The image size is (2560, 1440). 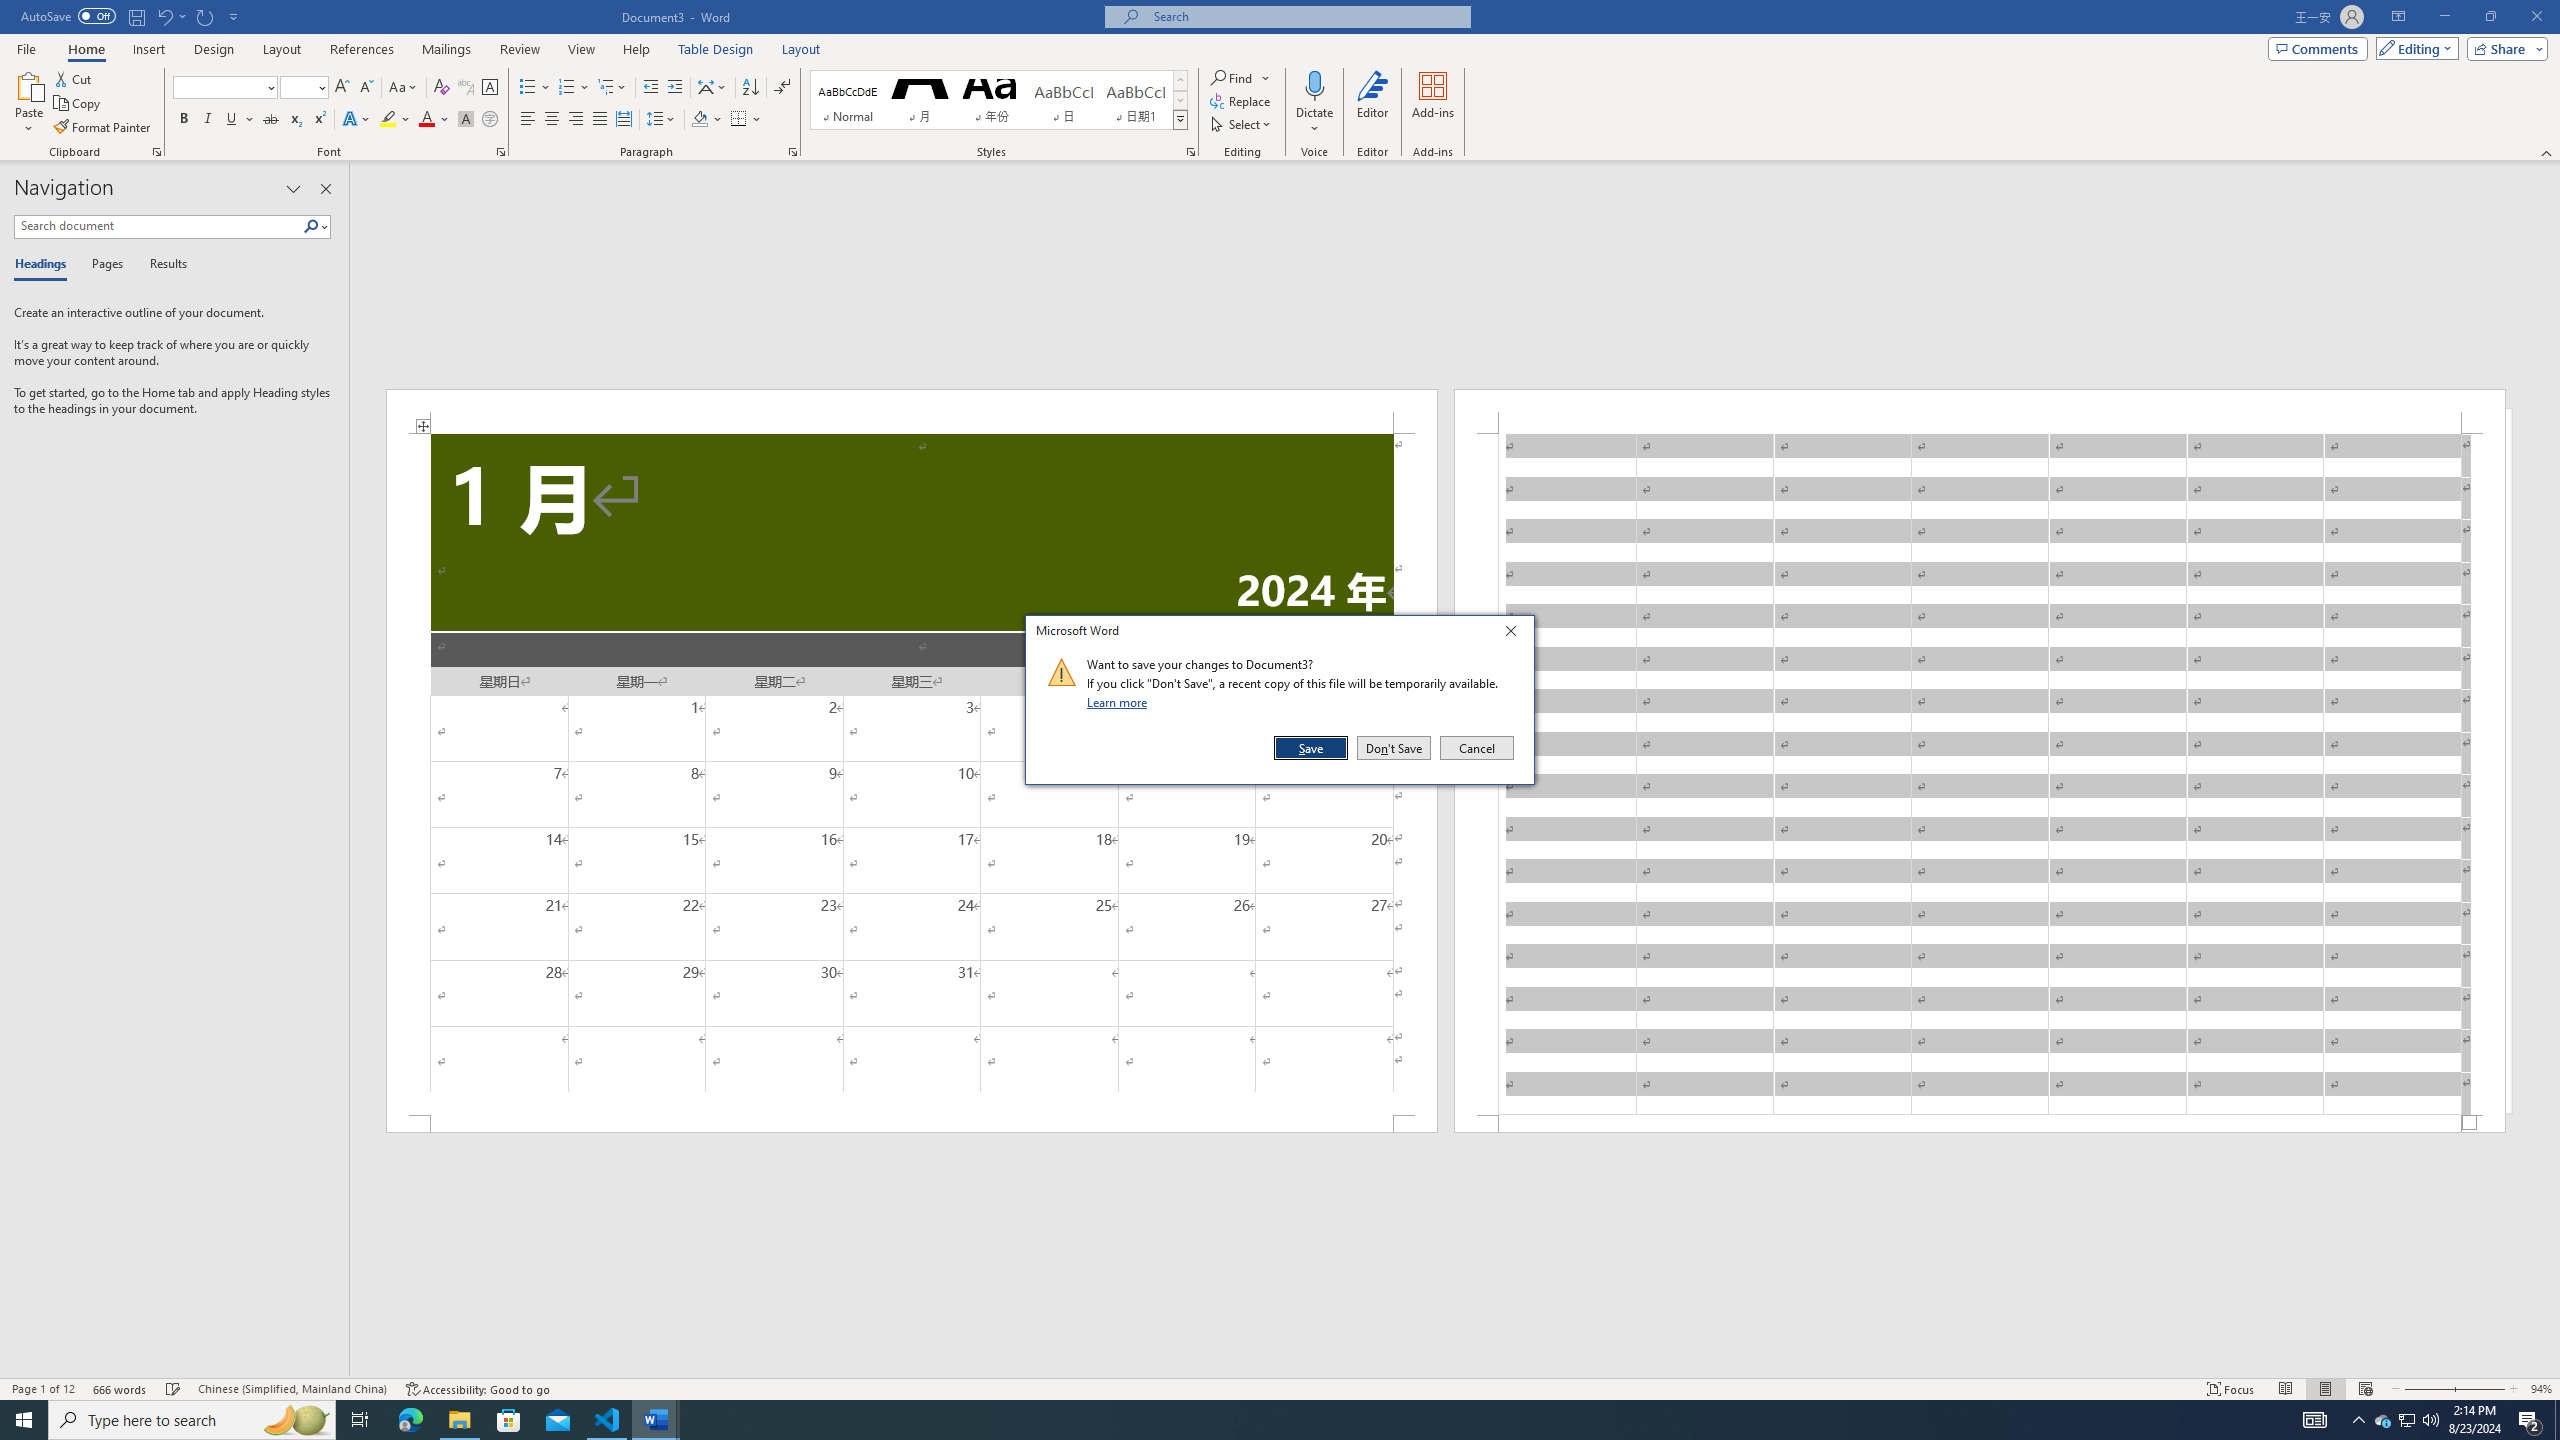 I want to click on 'Don', so click(x=1393, y=747).